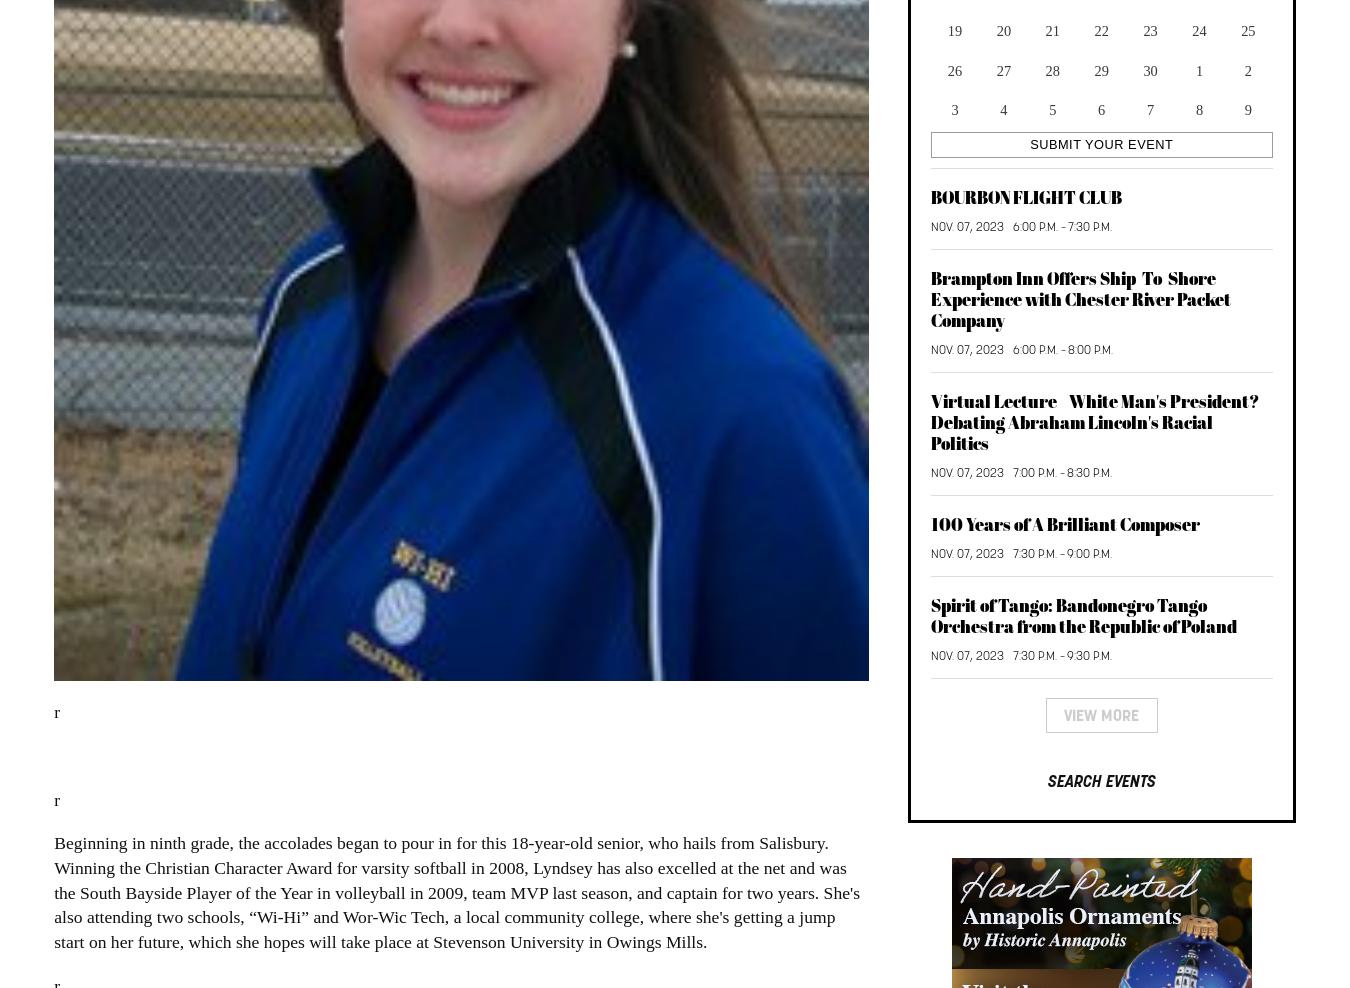 This screenshot has width=1350, height=988. I want to click on '21', so click(1052, 30).